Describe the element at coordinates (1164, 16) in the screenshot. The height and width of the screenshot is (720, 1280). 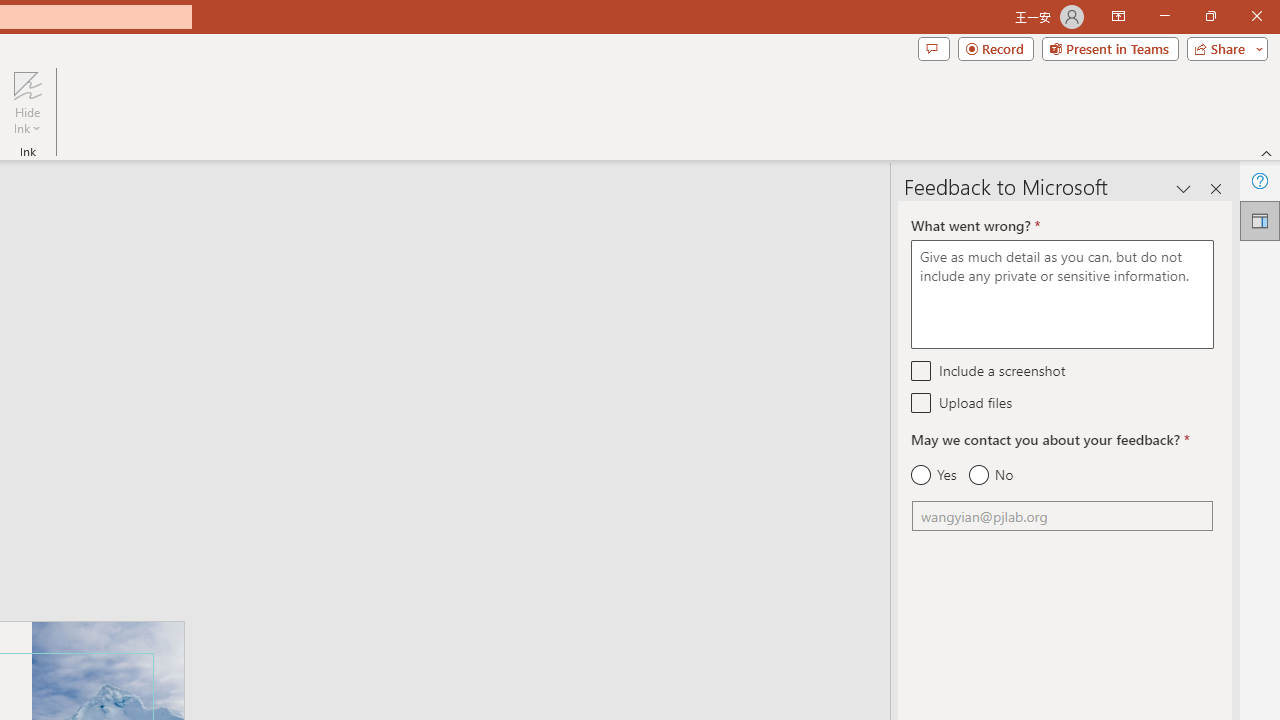
I see `'Minimize'` at that location.